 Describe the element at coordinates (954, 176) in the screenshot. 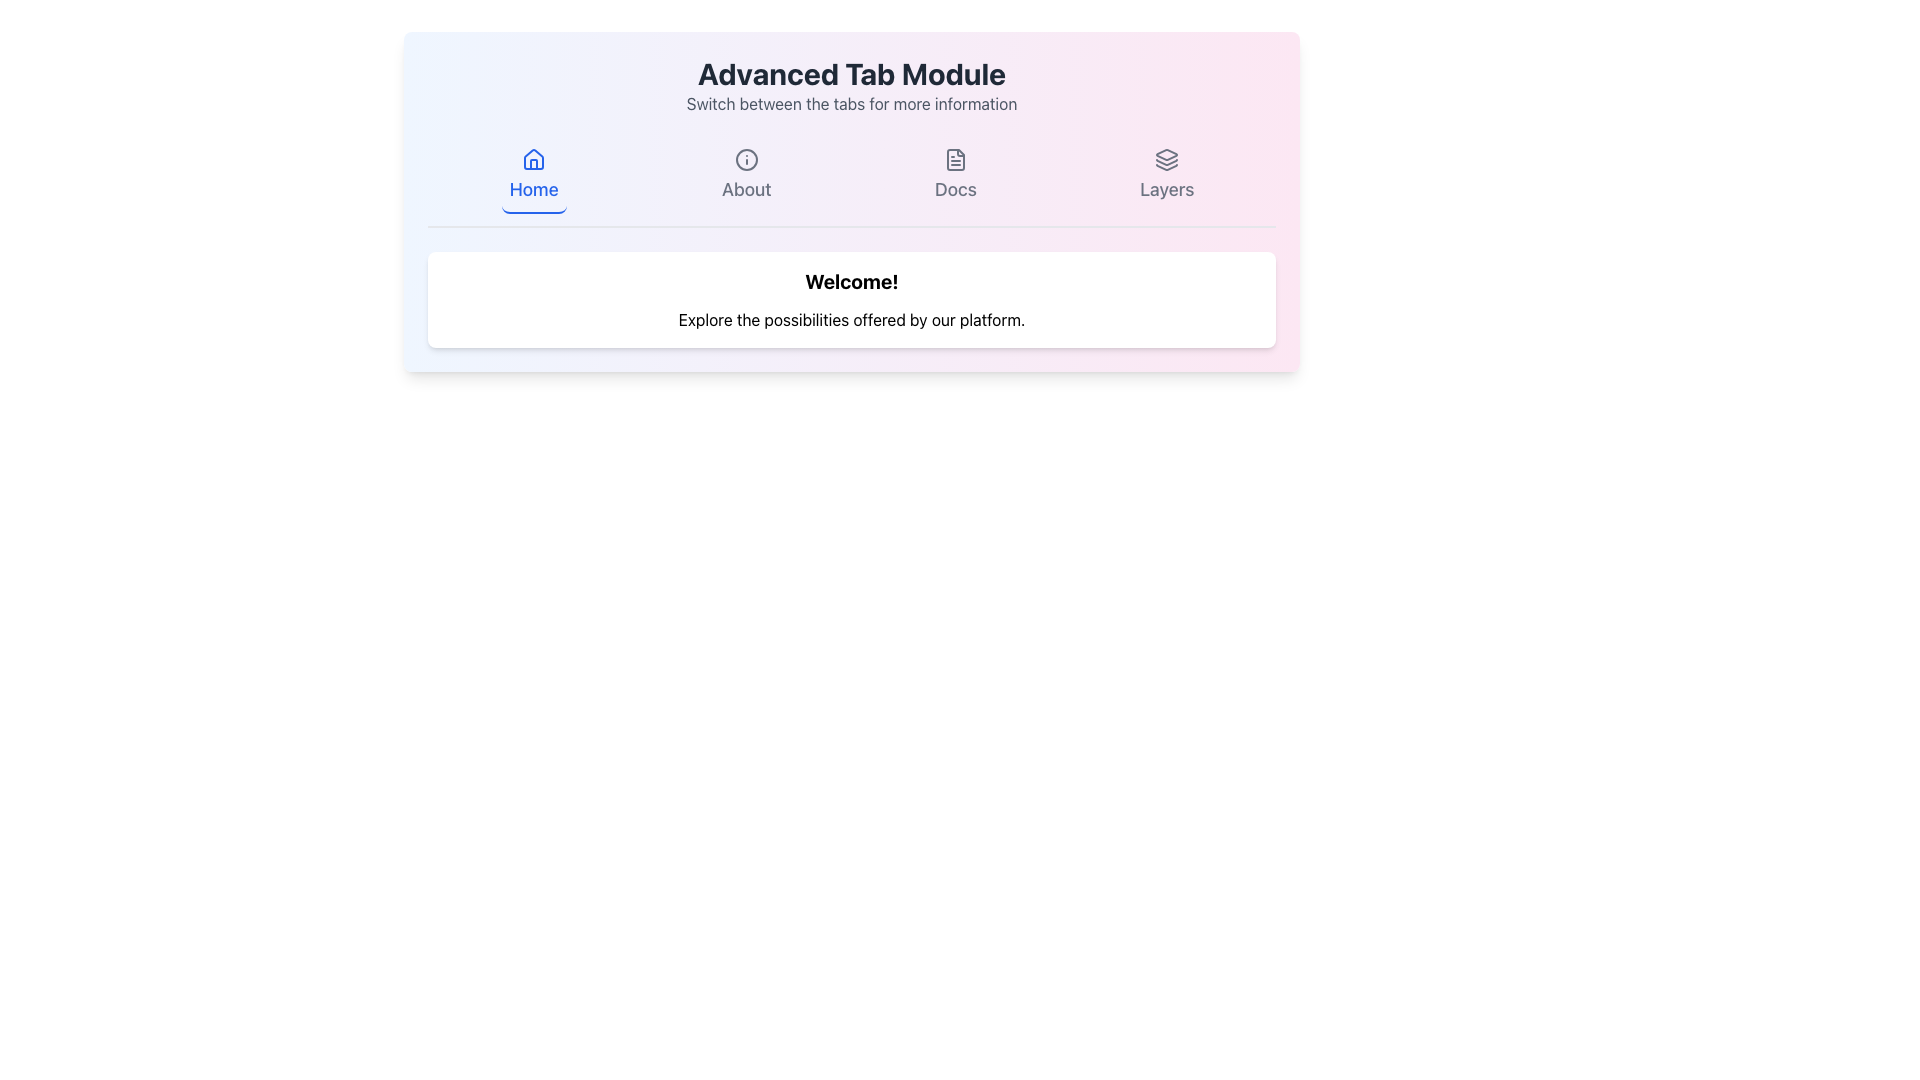

I see `the 'Docs' navigation button located beneath the 'Advanced Tab Module' heading to change its text color` at that location.